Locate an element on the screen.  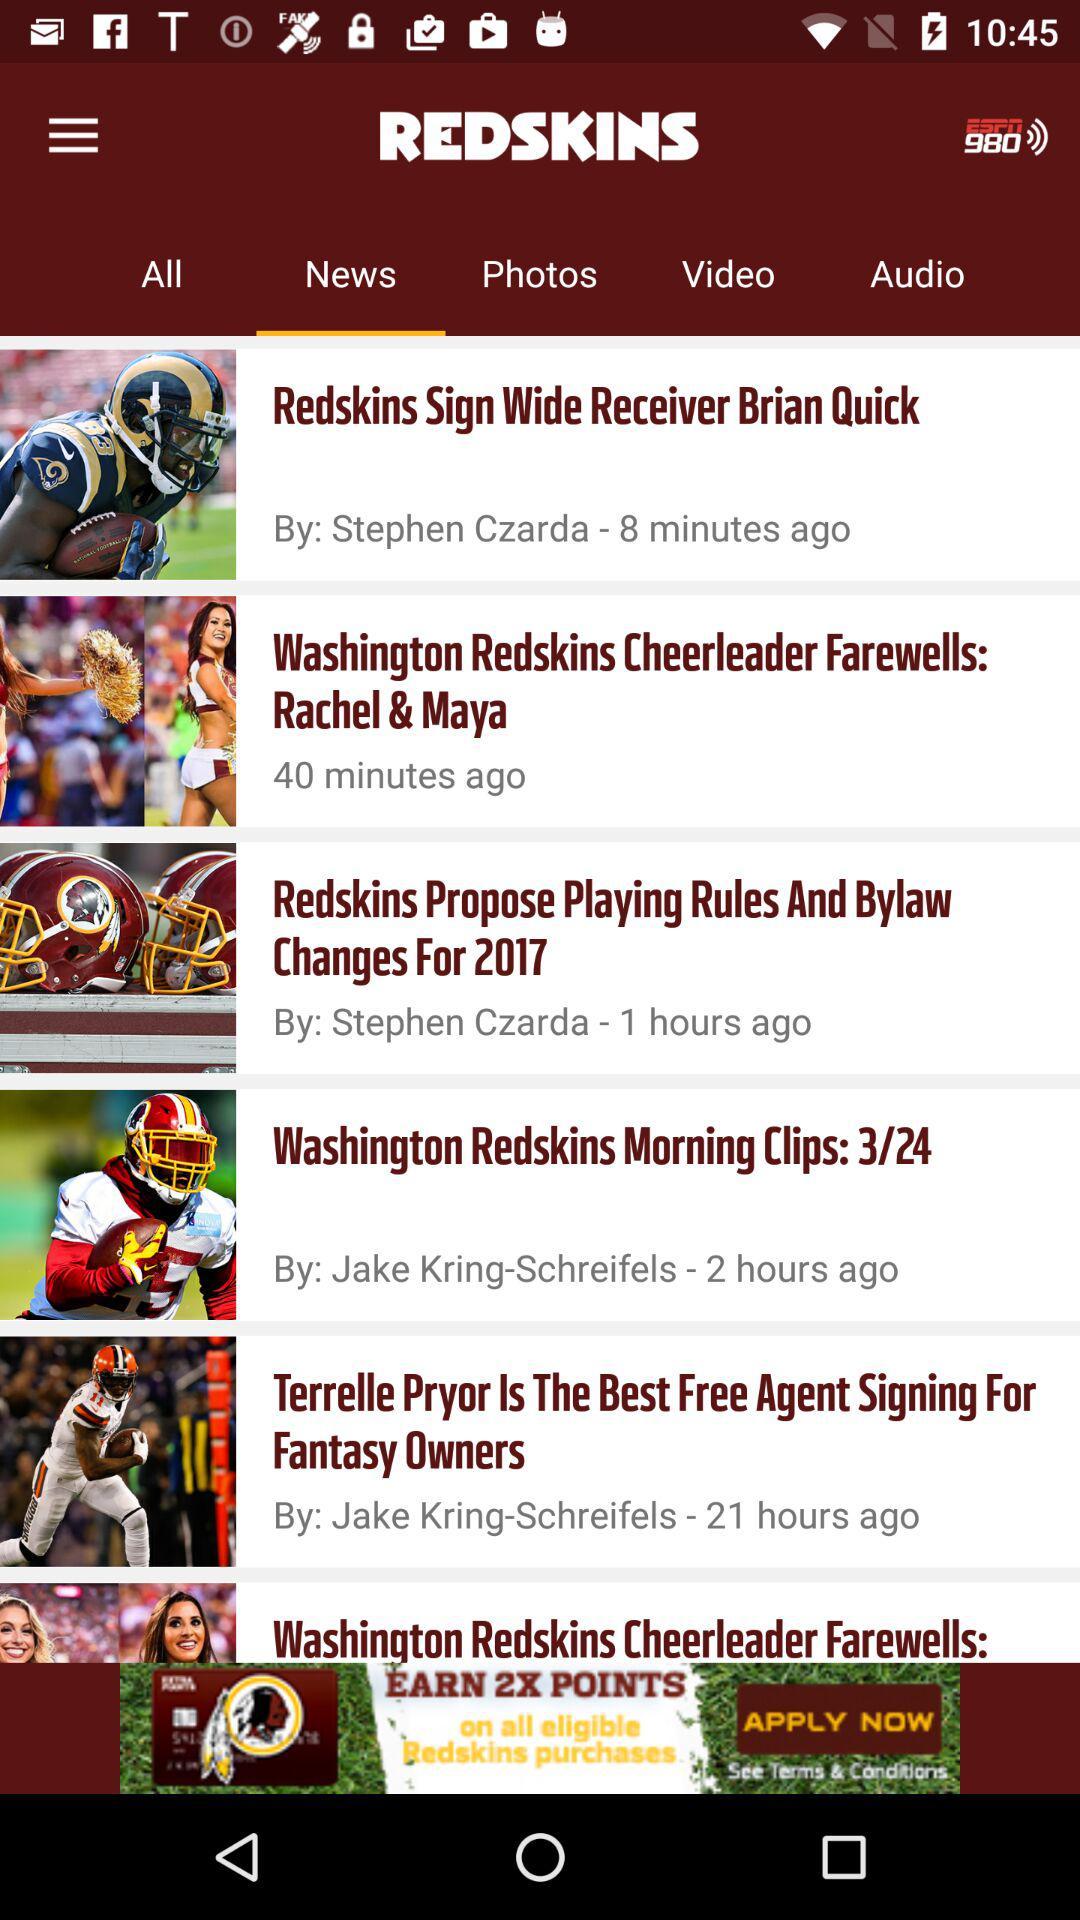
advertisement link is located at coordinates (540, 1727).